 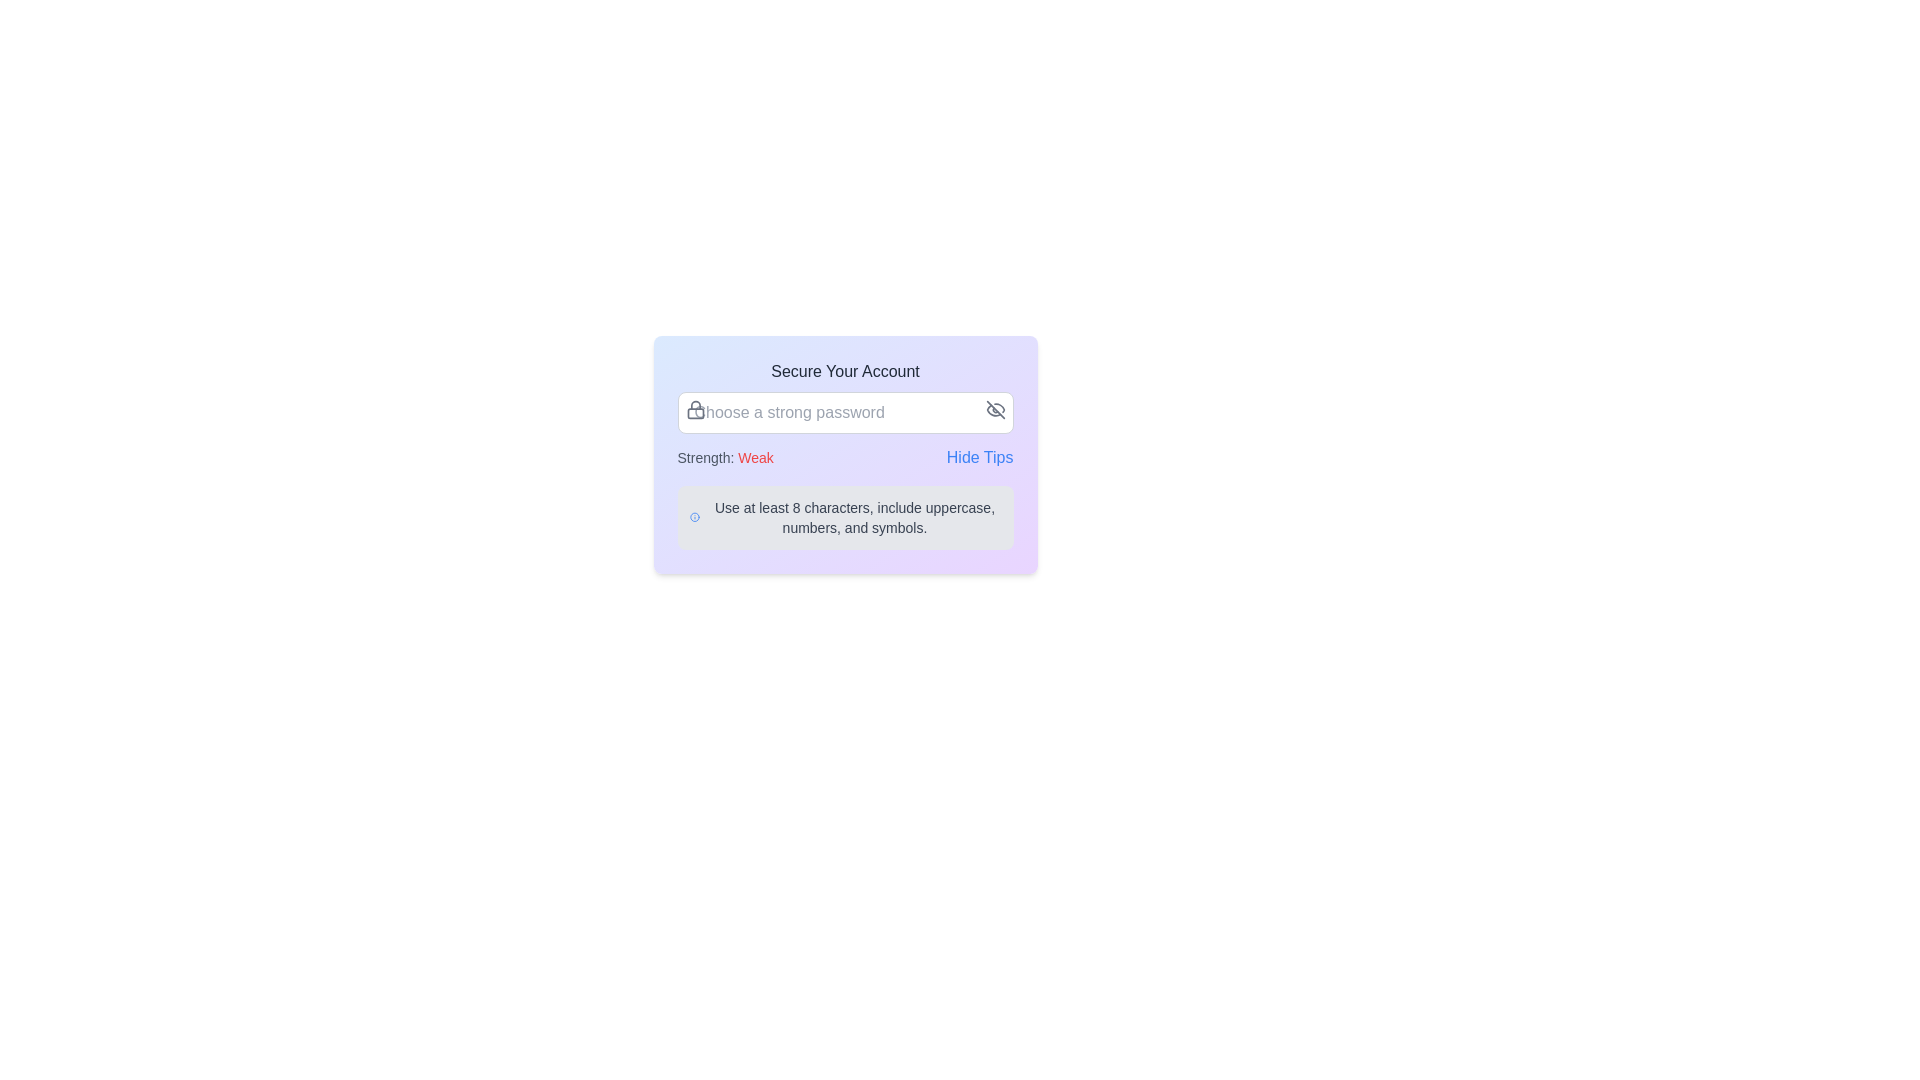 What do you see at coordinates (695, 412) in the screenshot?
I see `the rectangular base of the lock icon, which is part of the password input field labeled 'Choose a strong password'` at bounding box center [695, 412].